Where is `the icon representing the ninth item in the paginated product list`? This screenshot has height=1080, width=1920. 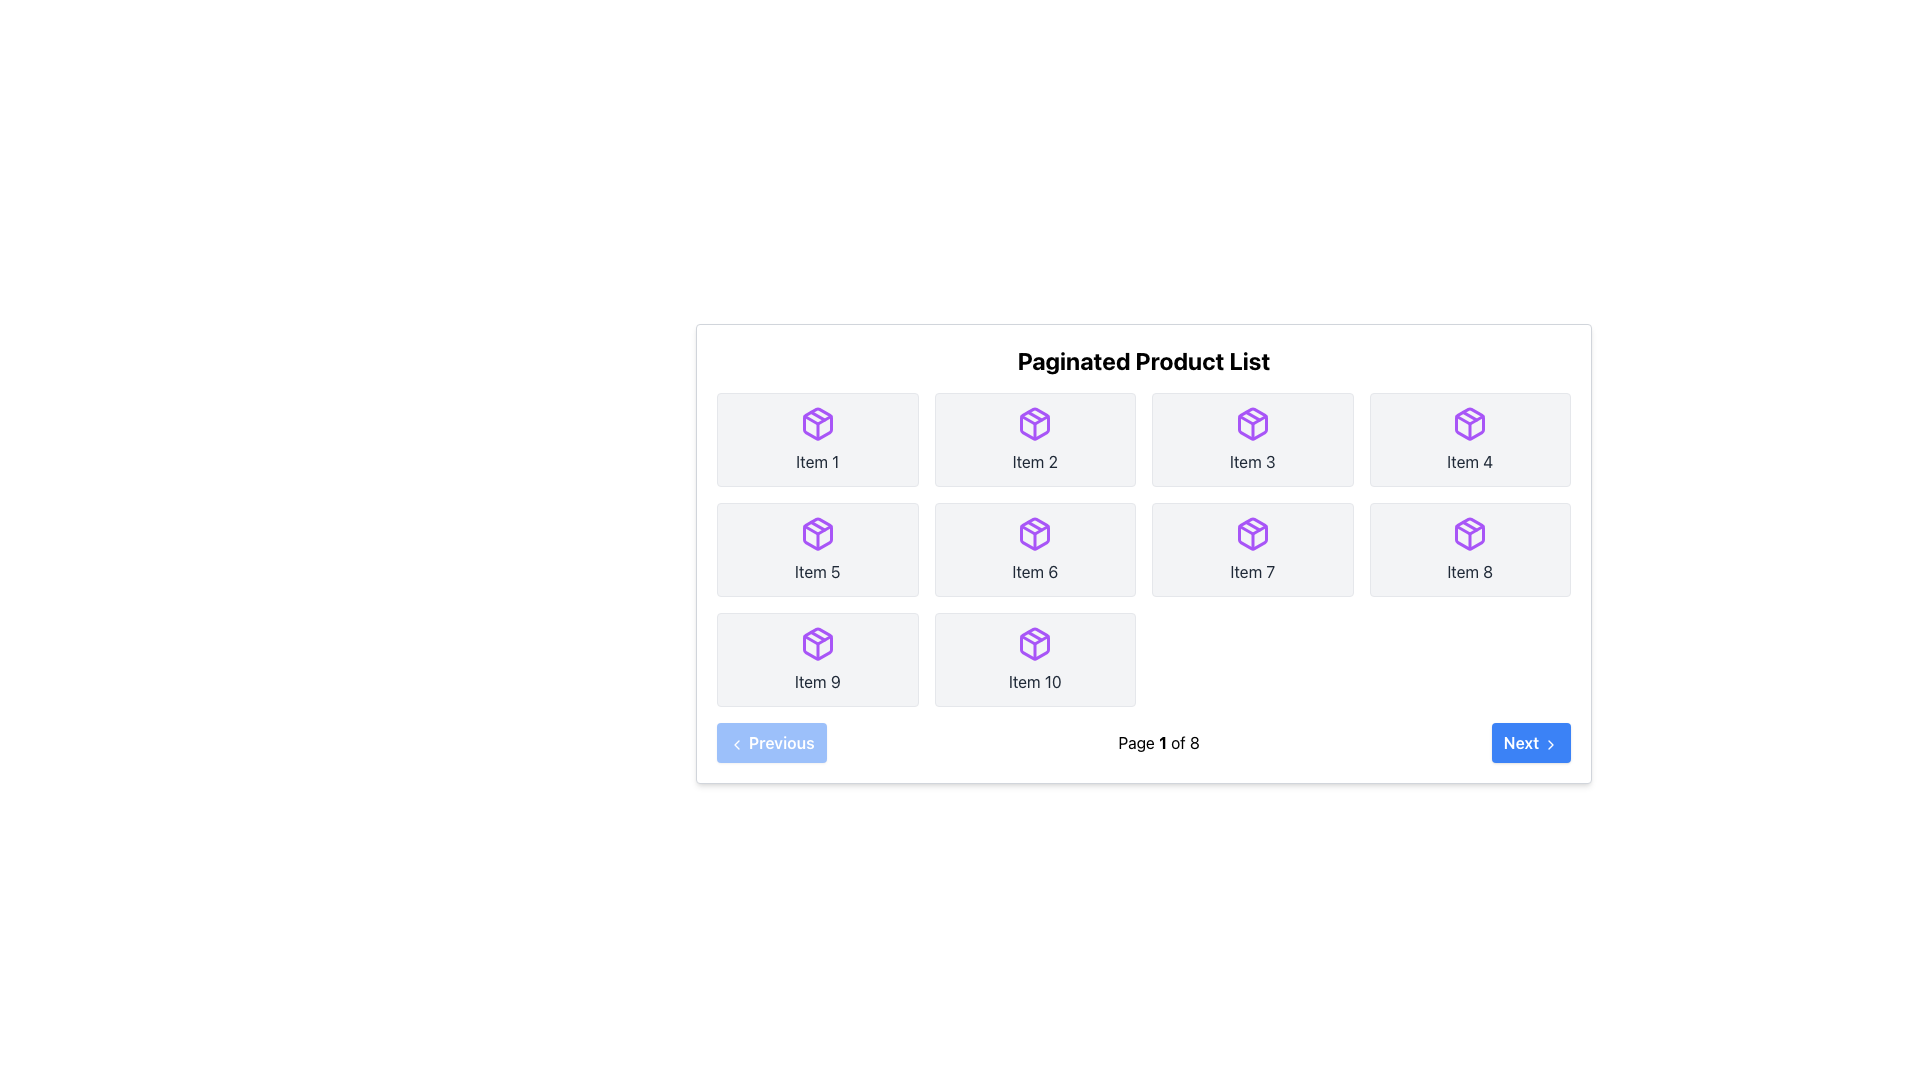 the icon representing the ninth item in the paginated product list is located at coordinates (817, 644).